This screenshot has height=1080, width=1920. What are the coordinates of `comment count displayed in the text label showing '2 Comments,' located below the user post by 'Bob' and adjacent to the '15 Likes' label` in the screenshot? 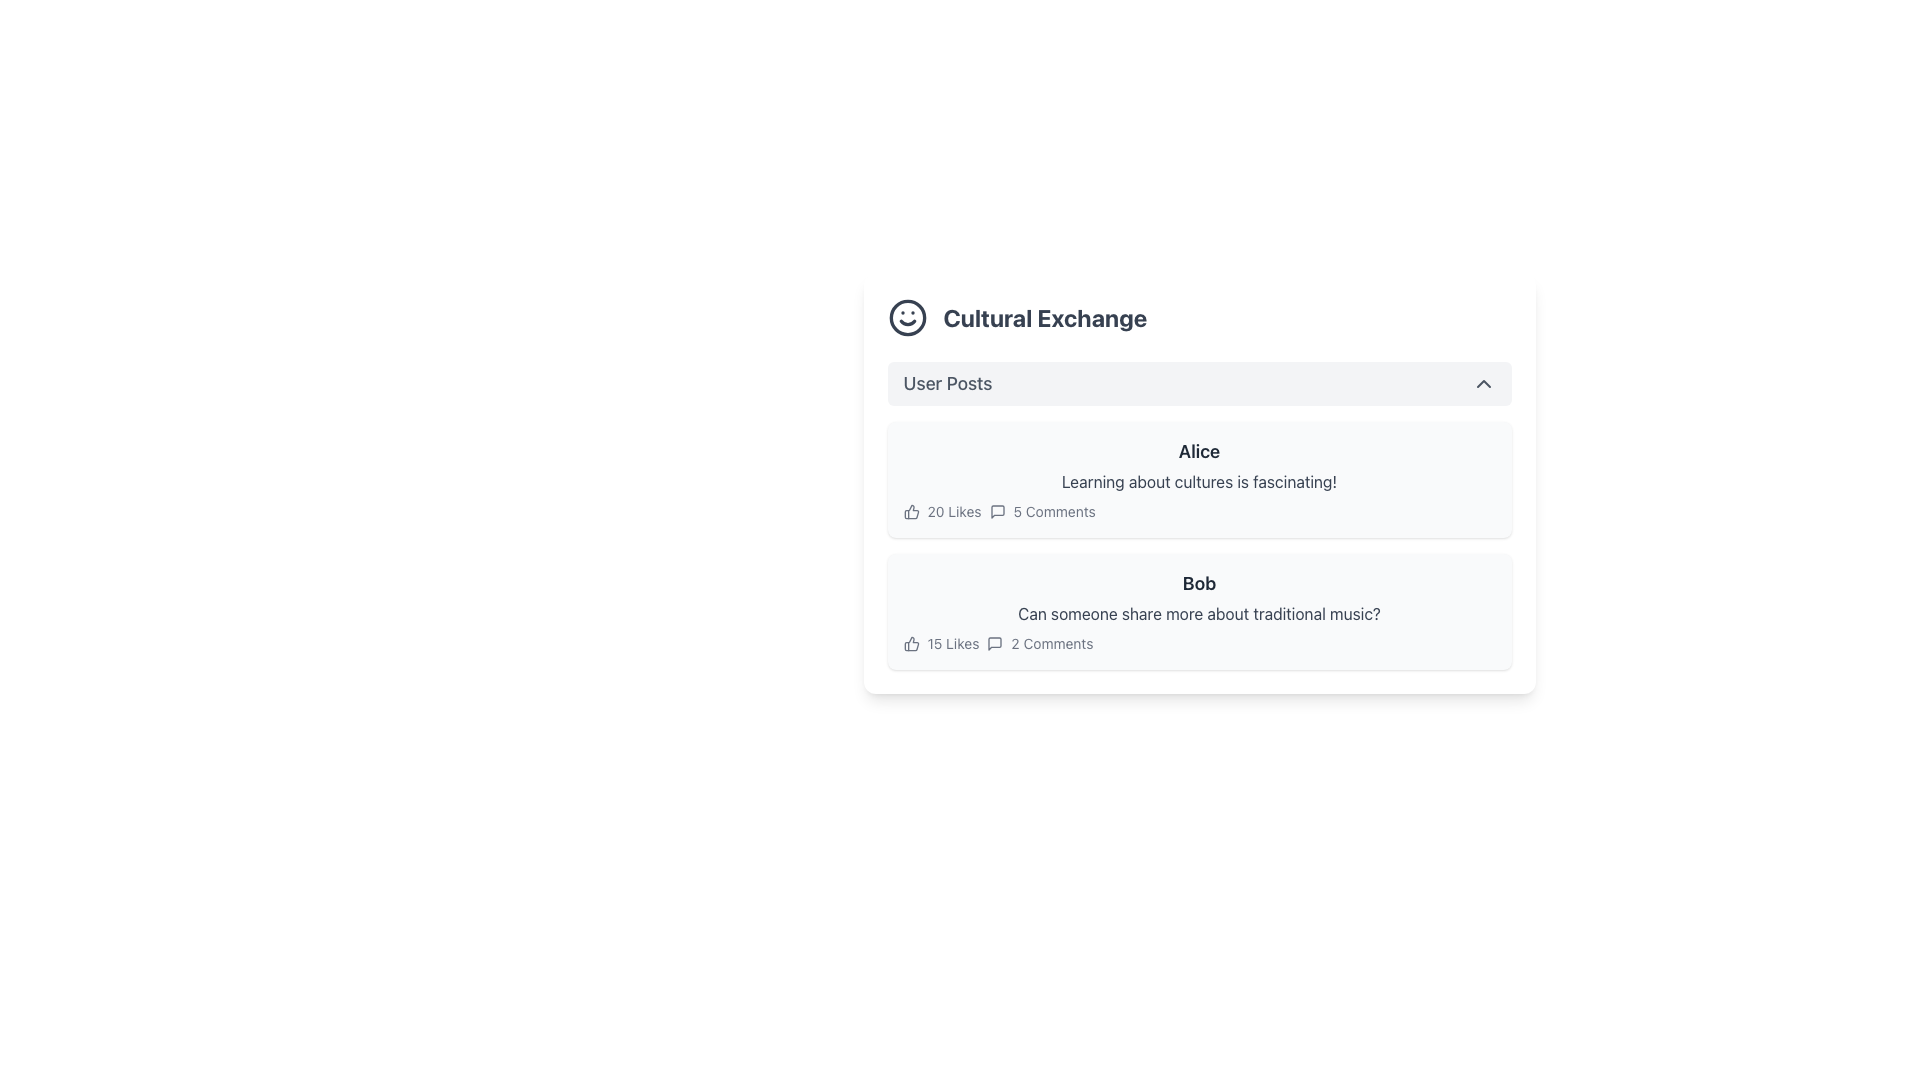 It's located at (1051, 644).